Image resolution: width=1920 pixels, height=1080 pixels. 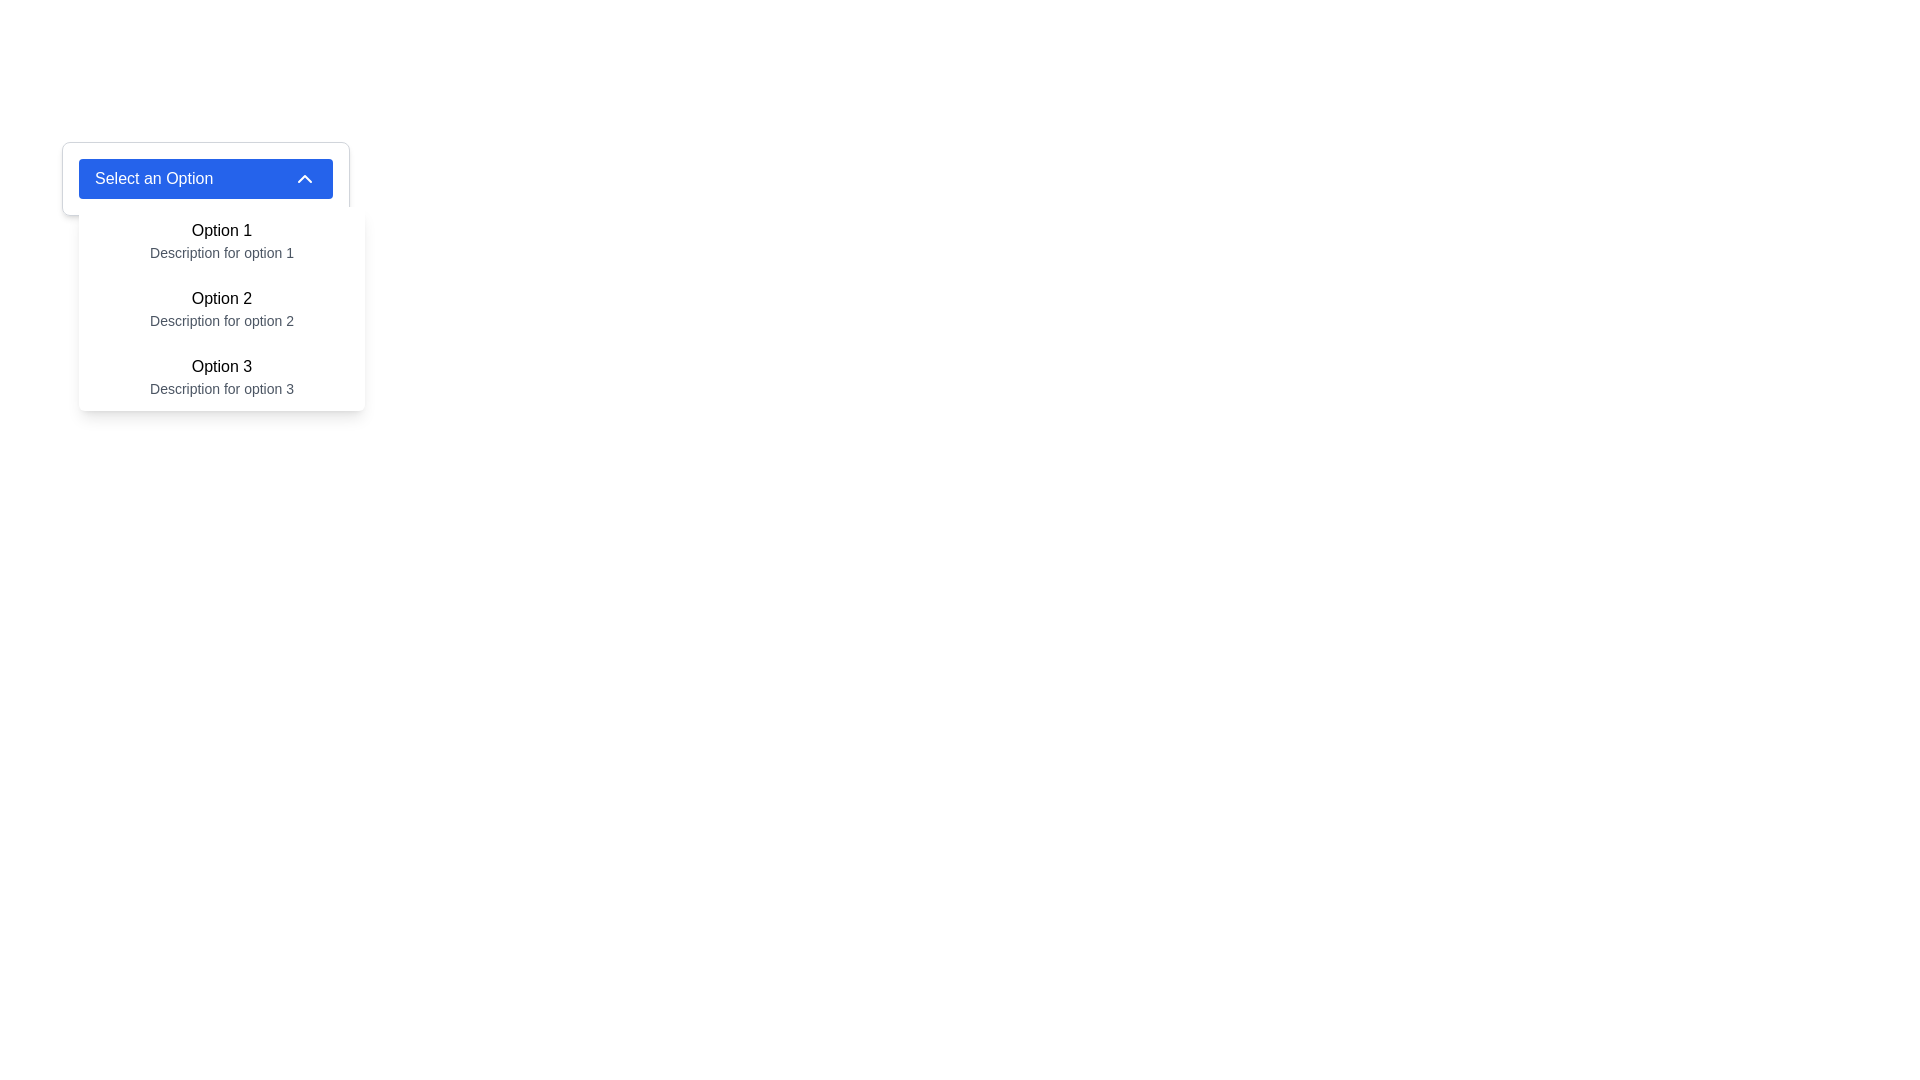 I want to click on the text label 'Option 1' in the dropdown menu, so click(x=221, y=230).